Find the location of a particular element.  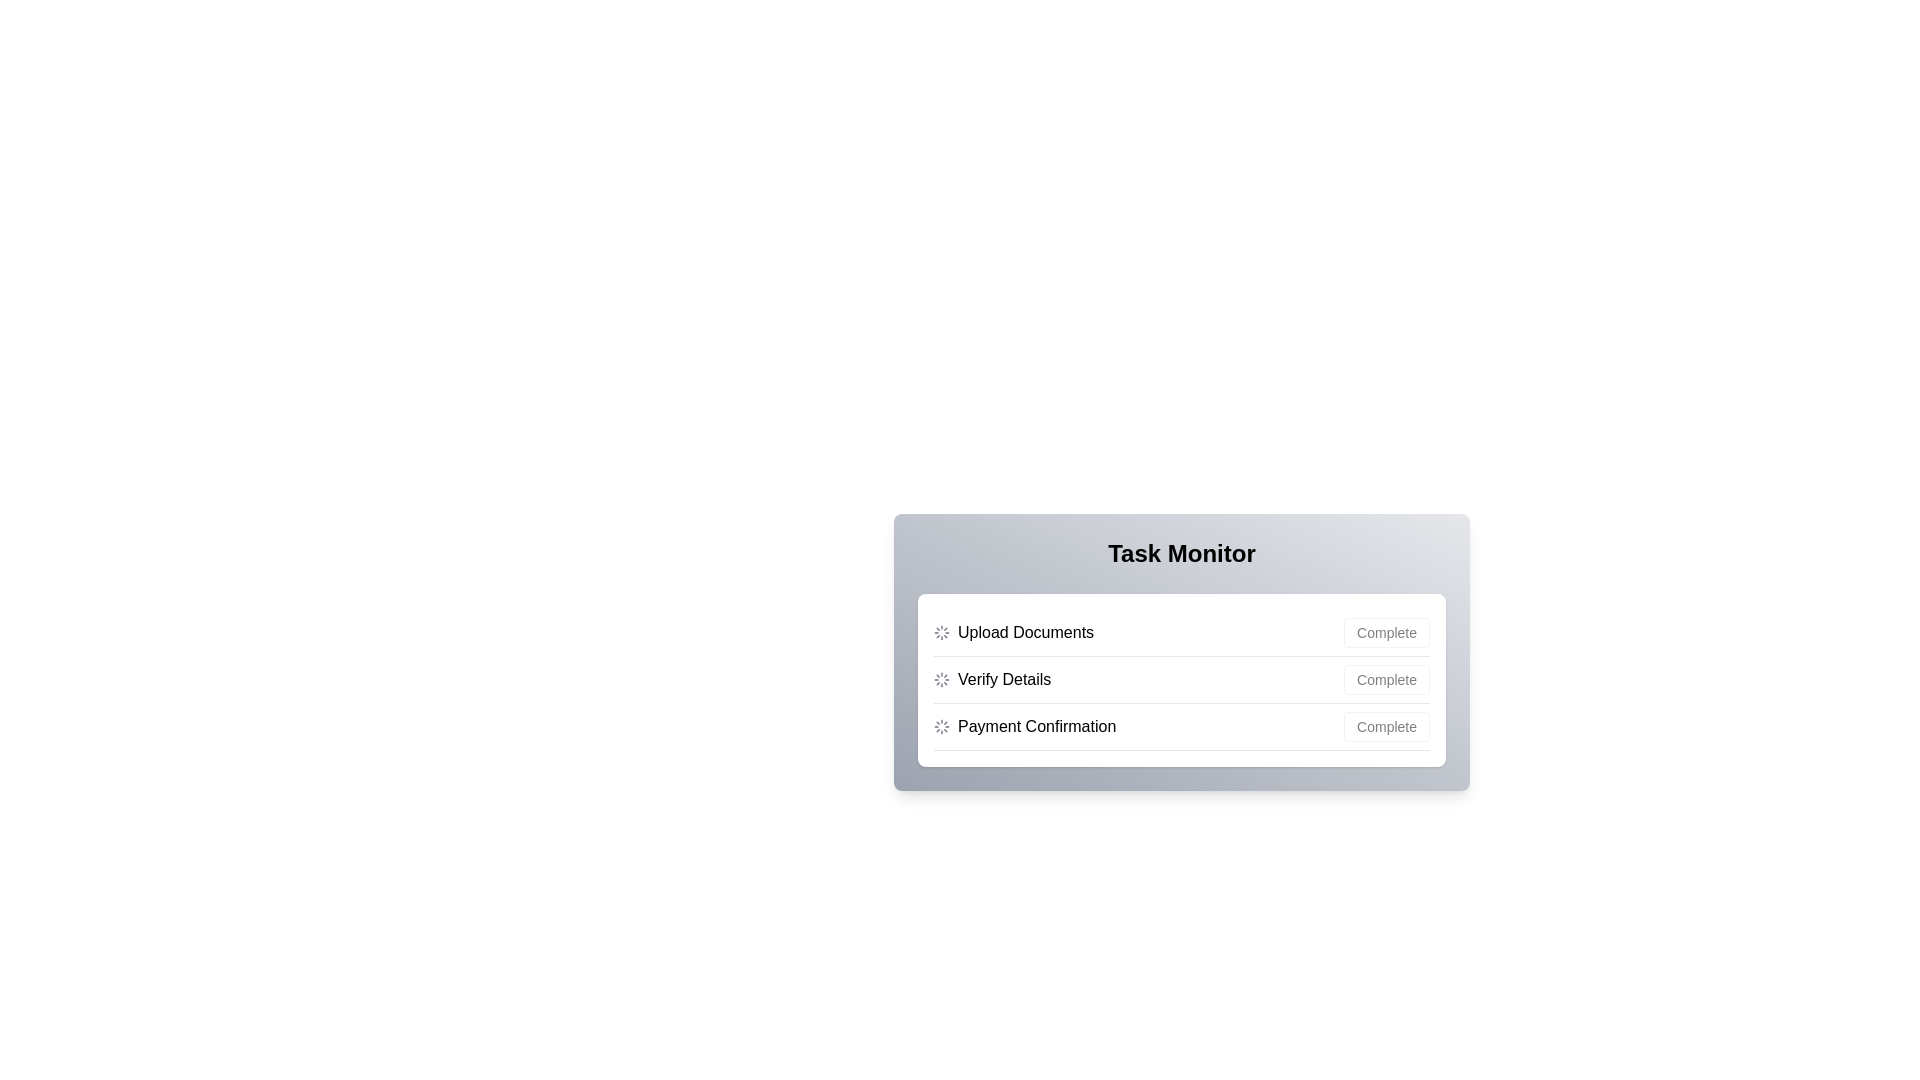

the 'Verify Details' text label, which is the second task title in the vertical list under the 'Task Monitor' section is located at coordinates (1004, 678).